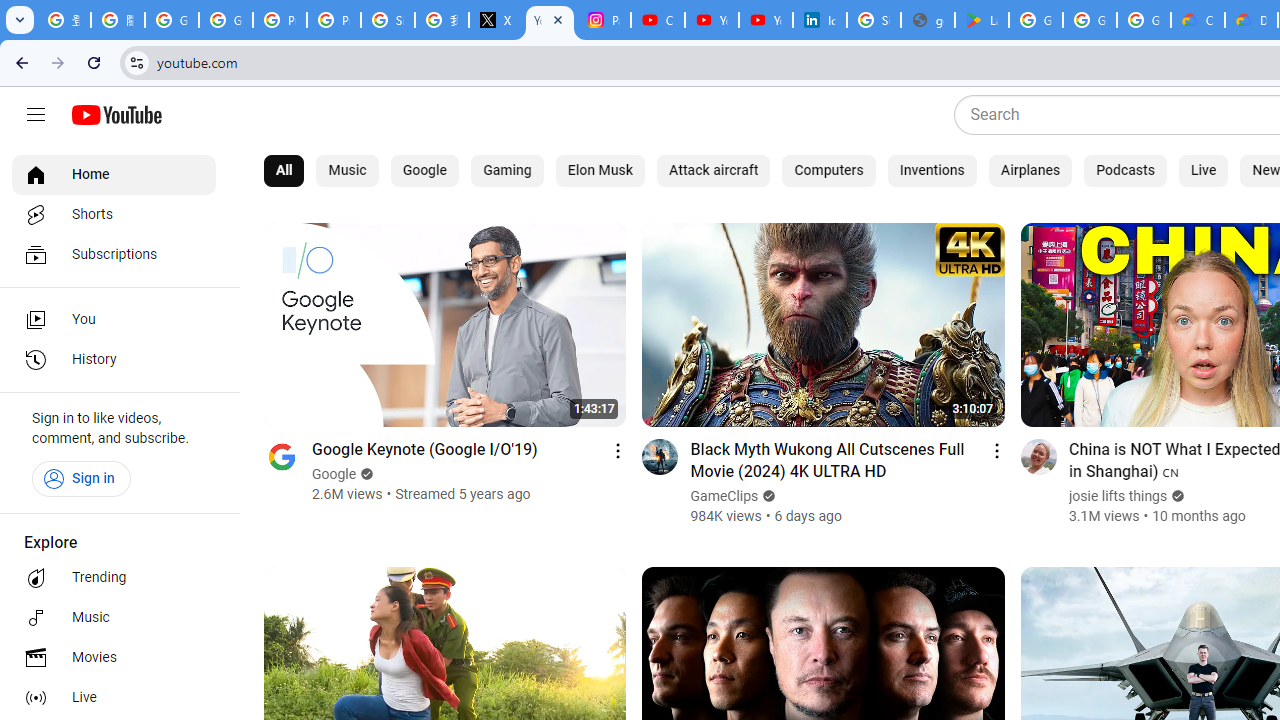  What do you see at coordinates (112, 578) in the screenshot?
I see `'Trending'` at bounding box center [112, 578].